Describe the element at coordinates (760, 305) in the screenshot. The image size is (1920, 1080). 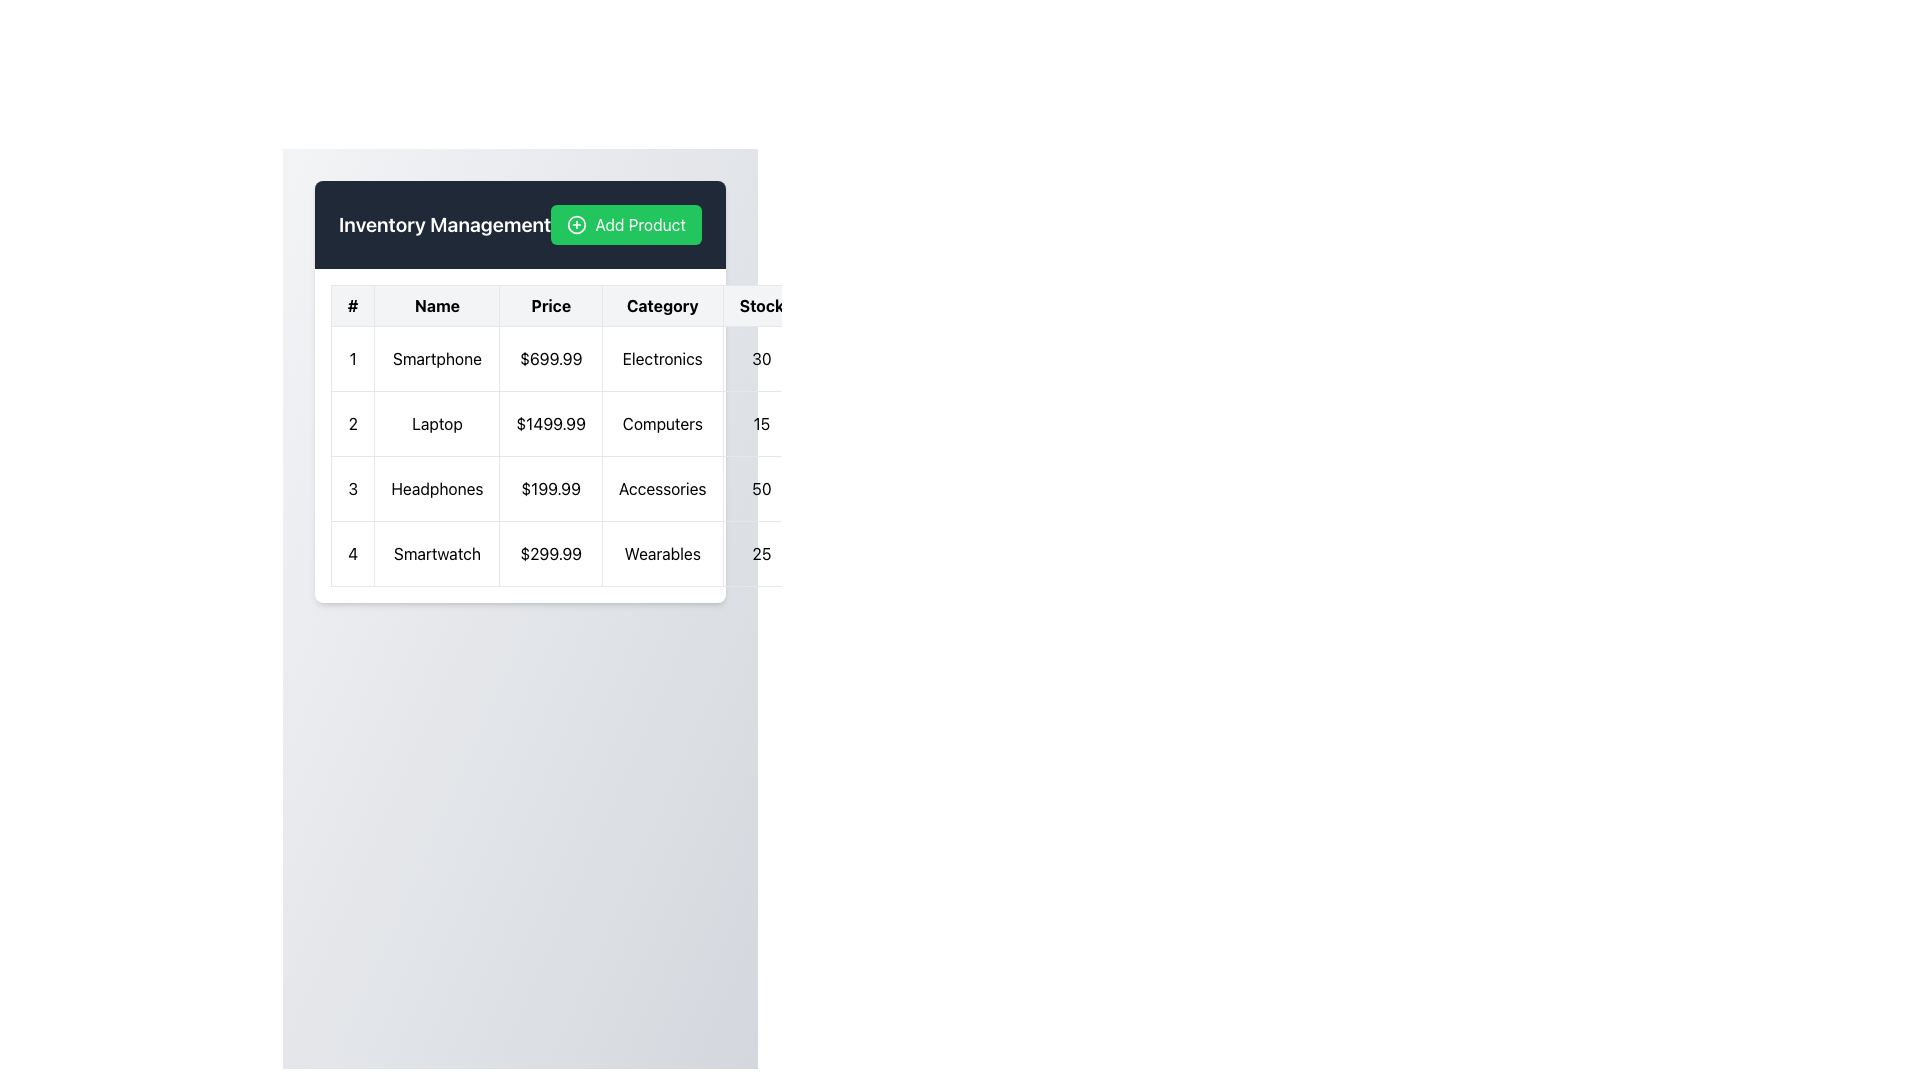
I see `the 'Stock' table header located in the fifth column of the inventory management table` at that location.